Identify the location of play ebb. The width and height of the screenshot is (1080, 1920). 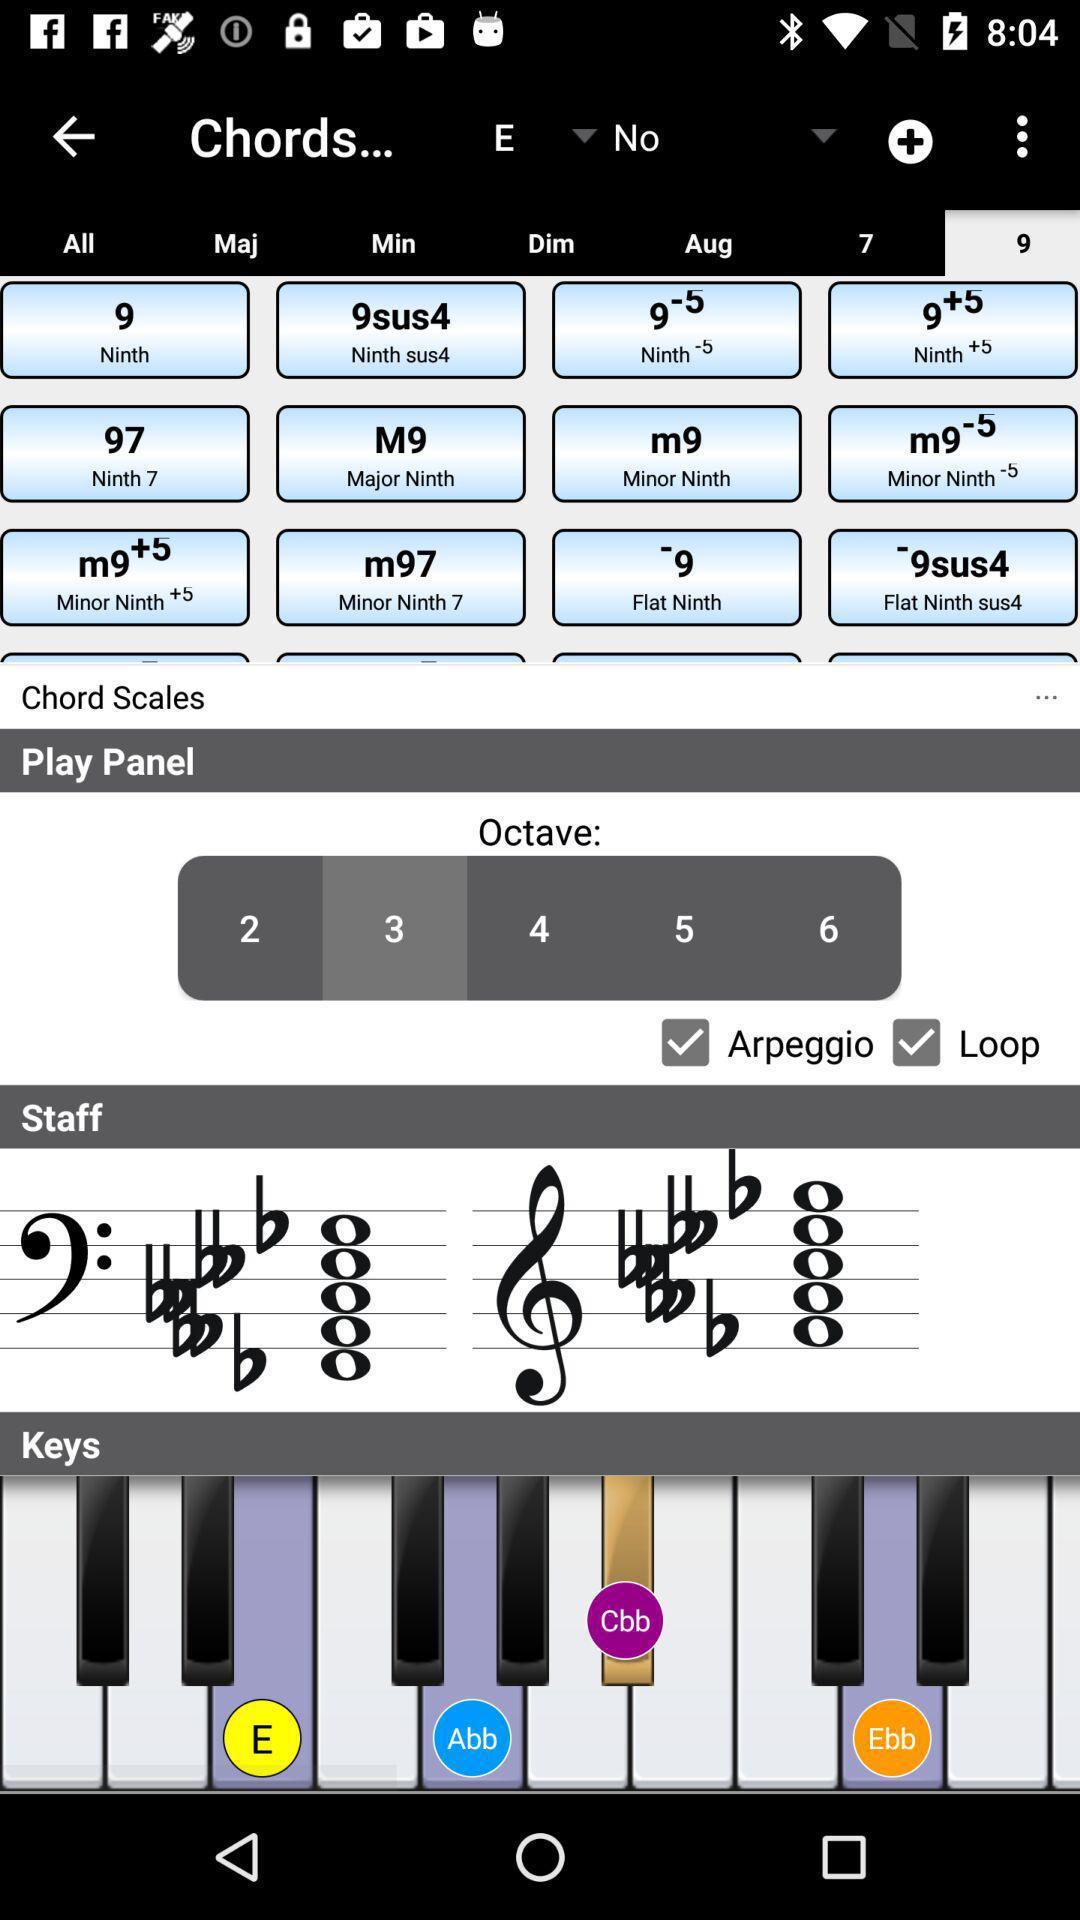
(891, 1633).